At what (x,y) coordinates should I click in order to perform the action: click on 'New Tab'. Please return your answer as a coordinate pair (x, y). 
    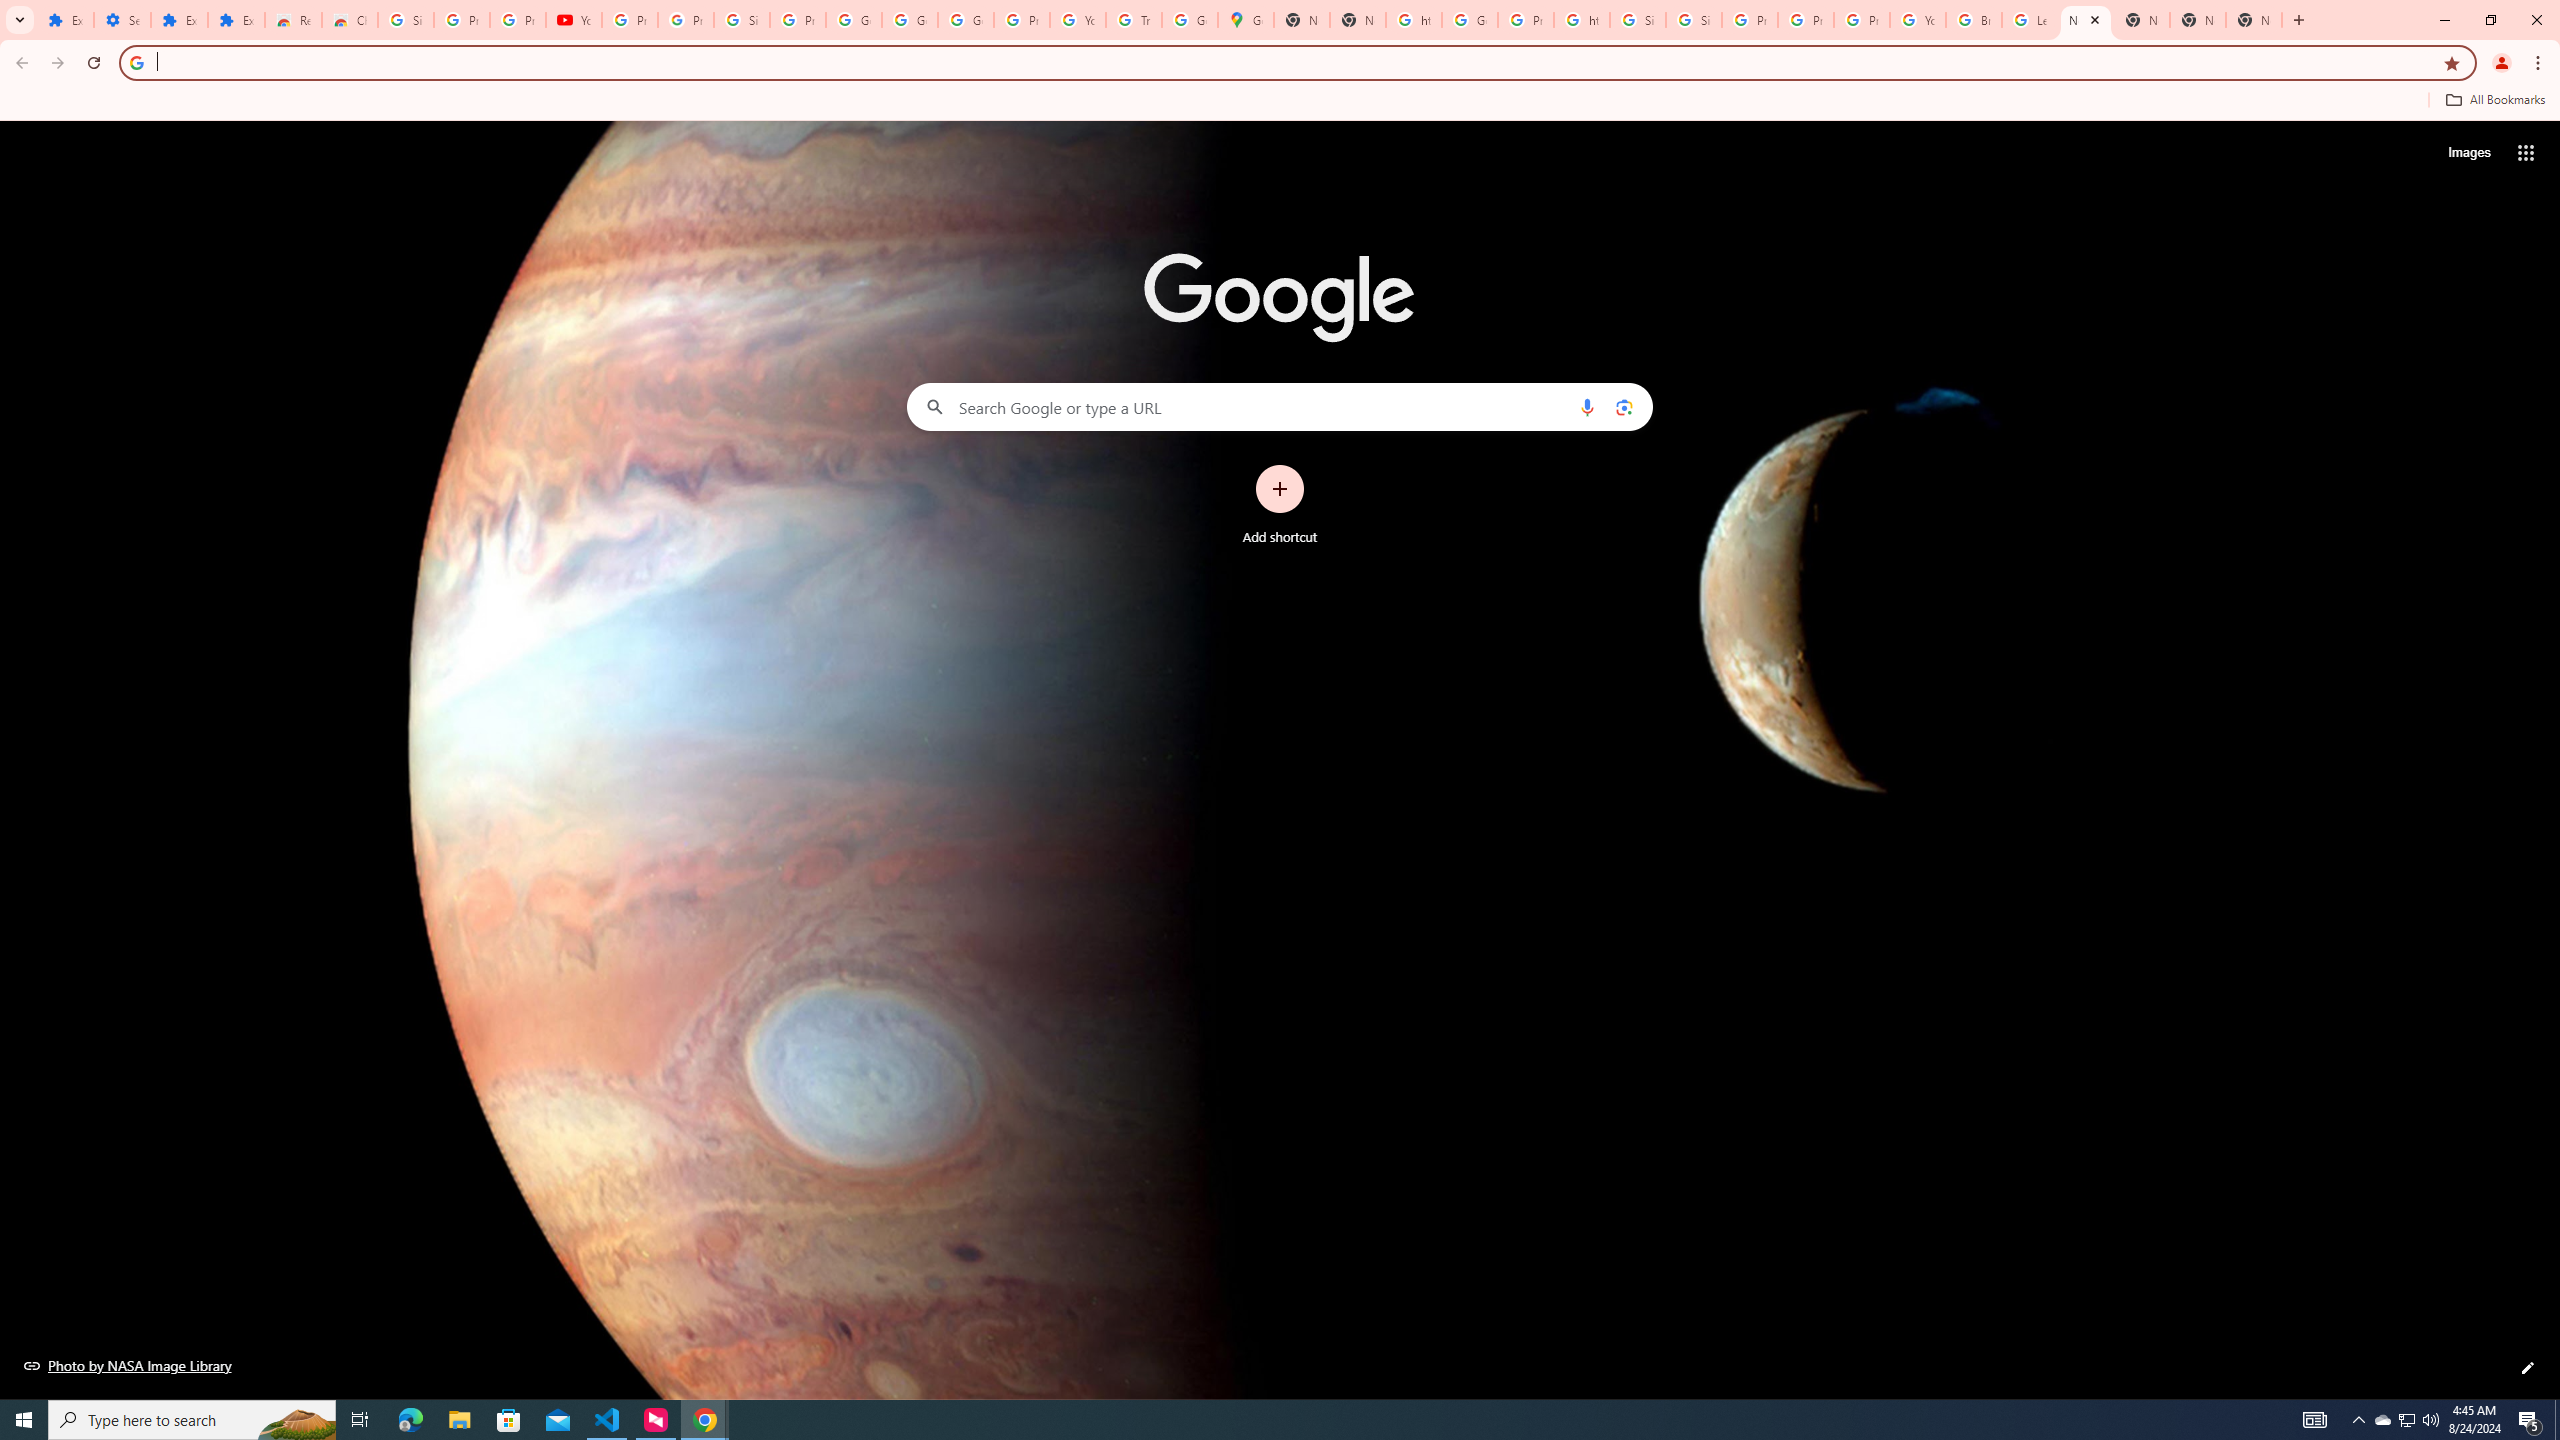
    Looking at the image, I should click on (2254, 19).